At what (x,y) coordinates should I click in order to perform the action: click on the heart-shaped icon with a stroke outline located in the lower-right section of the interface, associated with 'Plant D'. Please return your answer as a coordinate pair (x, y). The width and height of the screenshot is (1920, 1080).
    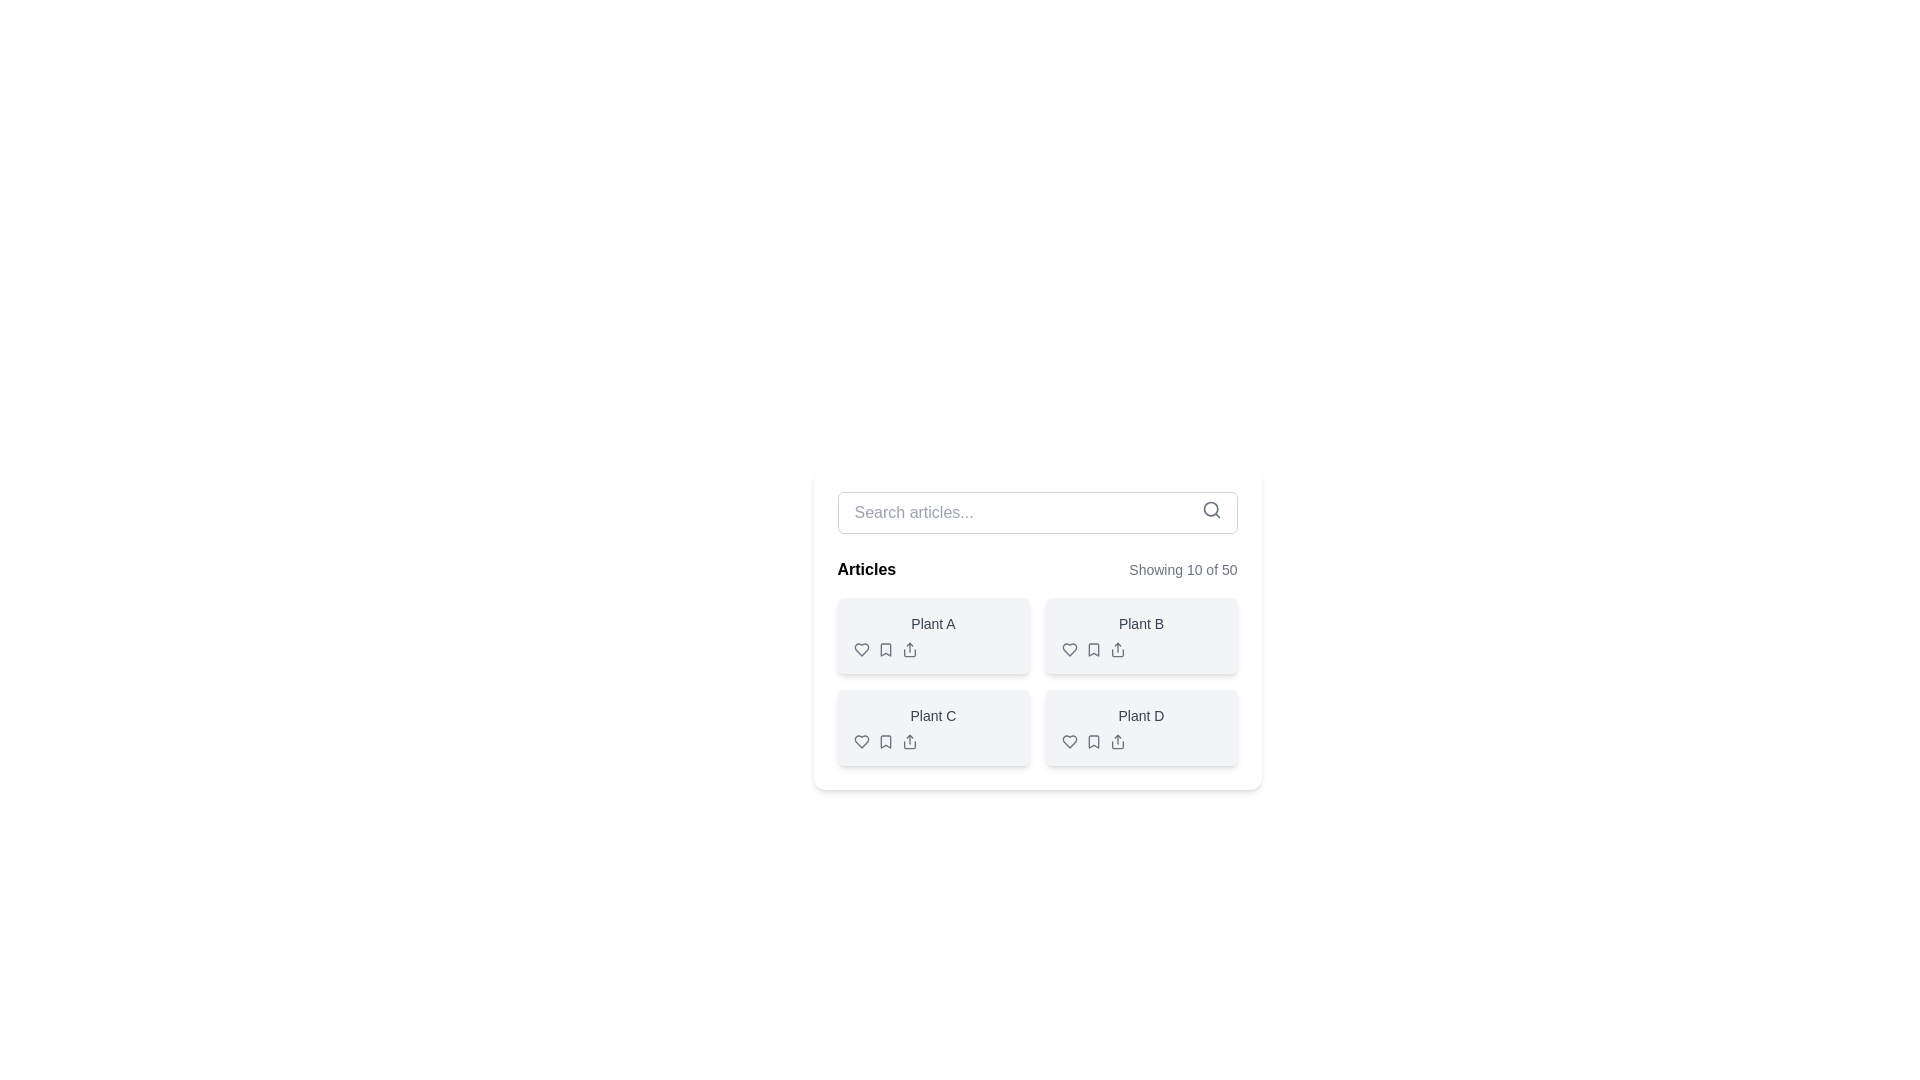
    Looking at the image, I should click on (1068, 741).